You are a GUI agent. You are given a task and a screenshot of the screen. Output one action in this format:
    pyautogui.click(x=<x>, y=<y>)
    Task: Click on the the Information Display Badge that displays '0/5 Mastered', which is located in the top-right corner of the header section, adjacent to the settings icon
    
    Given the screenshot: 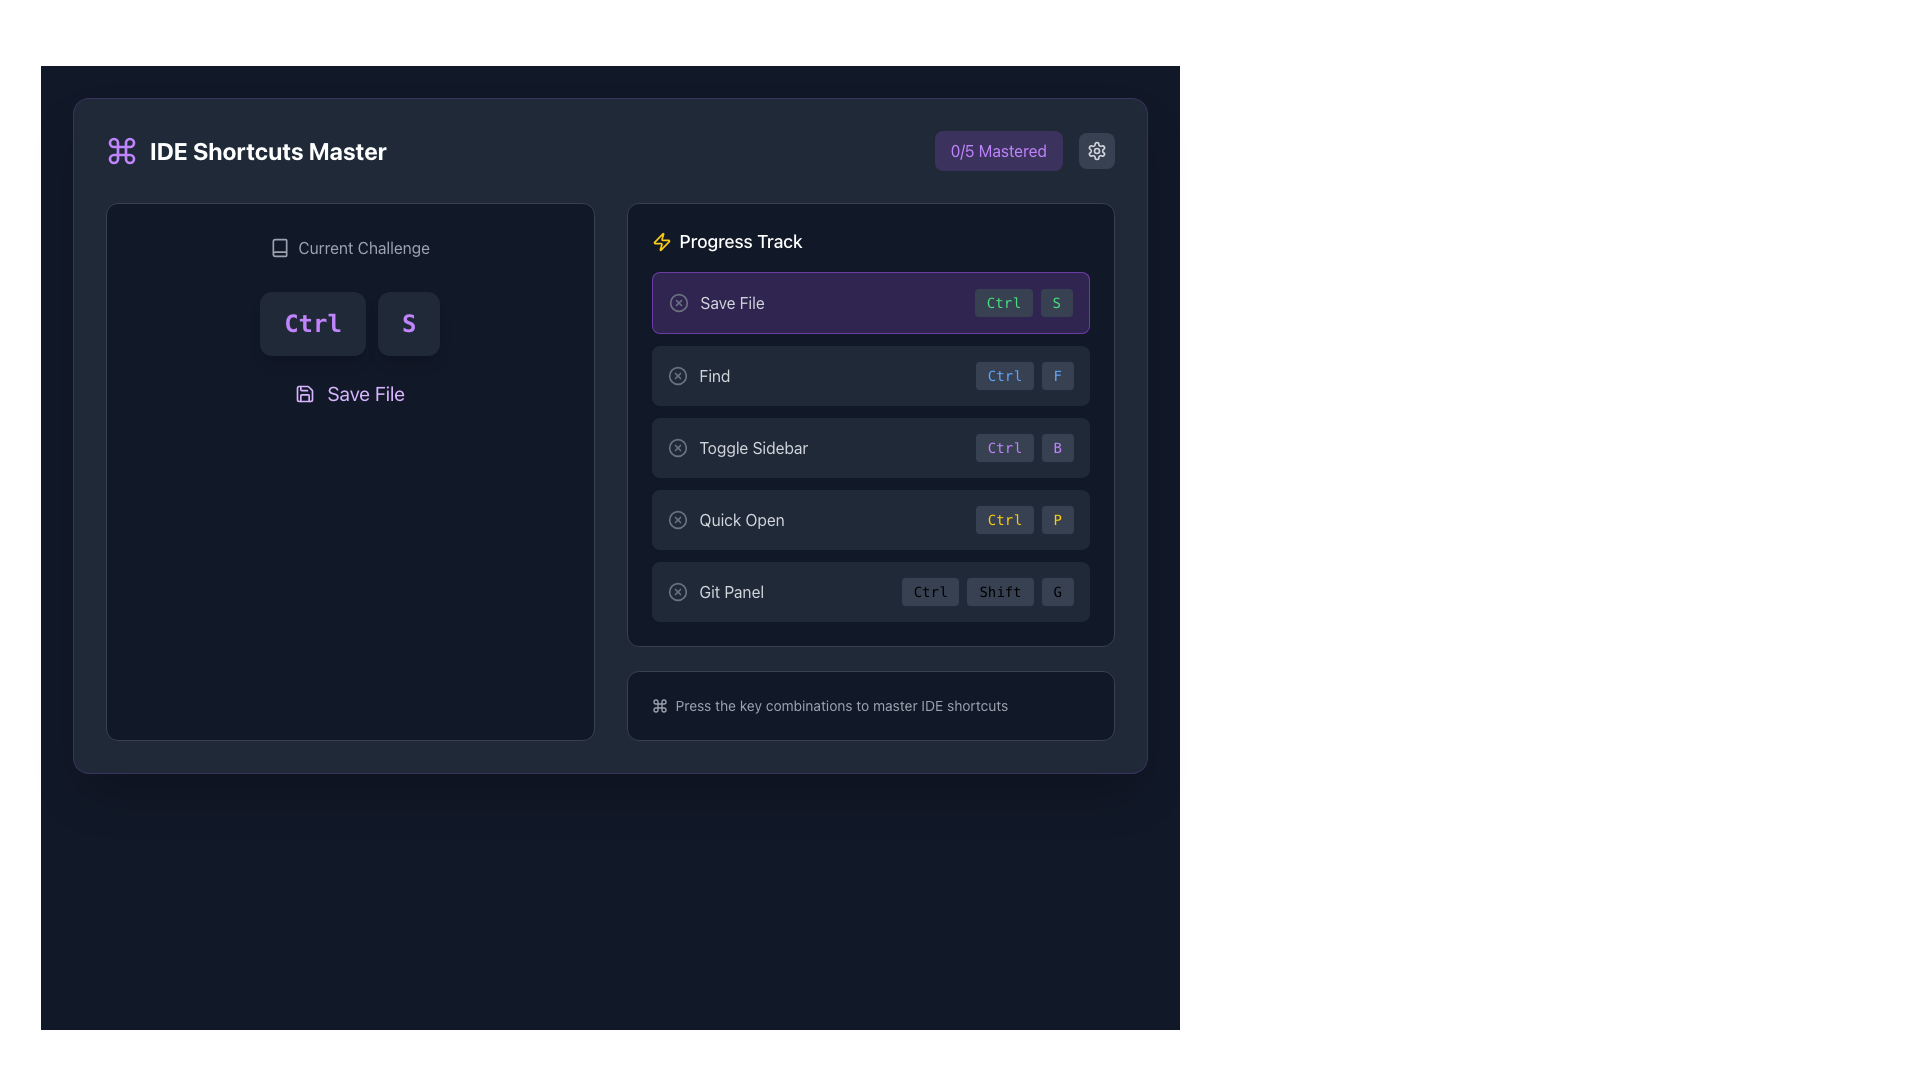 What is the action you would take?
    pyautogui.click(x=1024, y=149)
    